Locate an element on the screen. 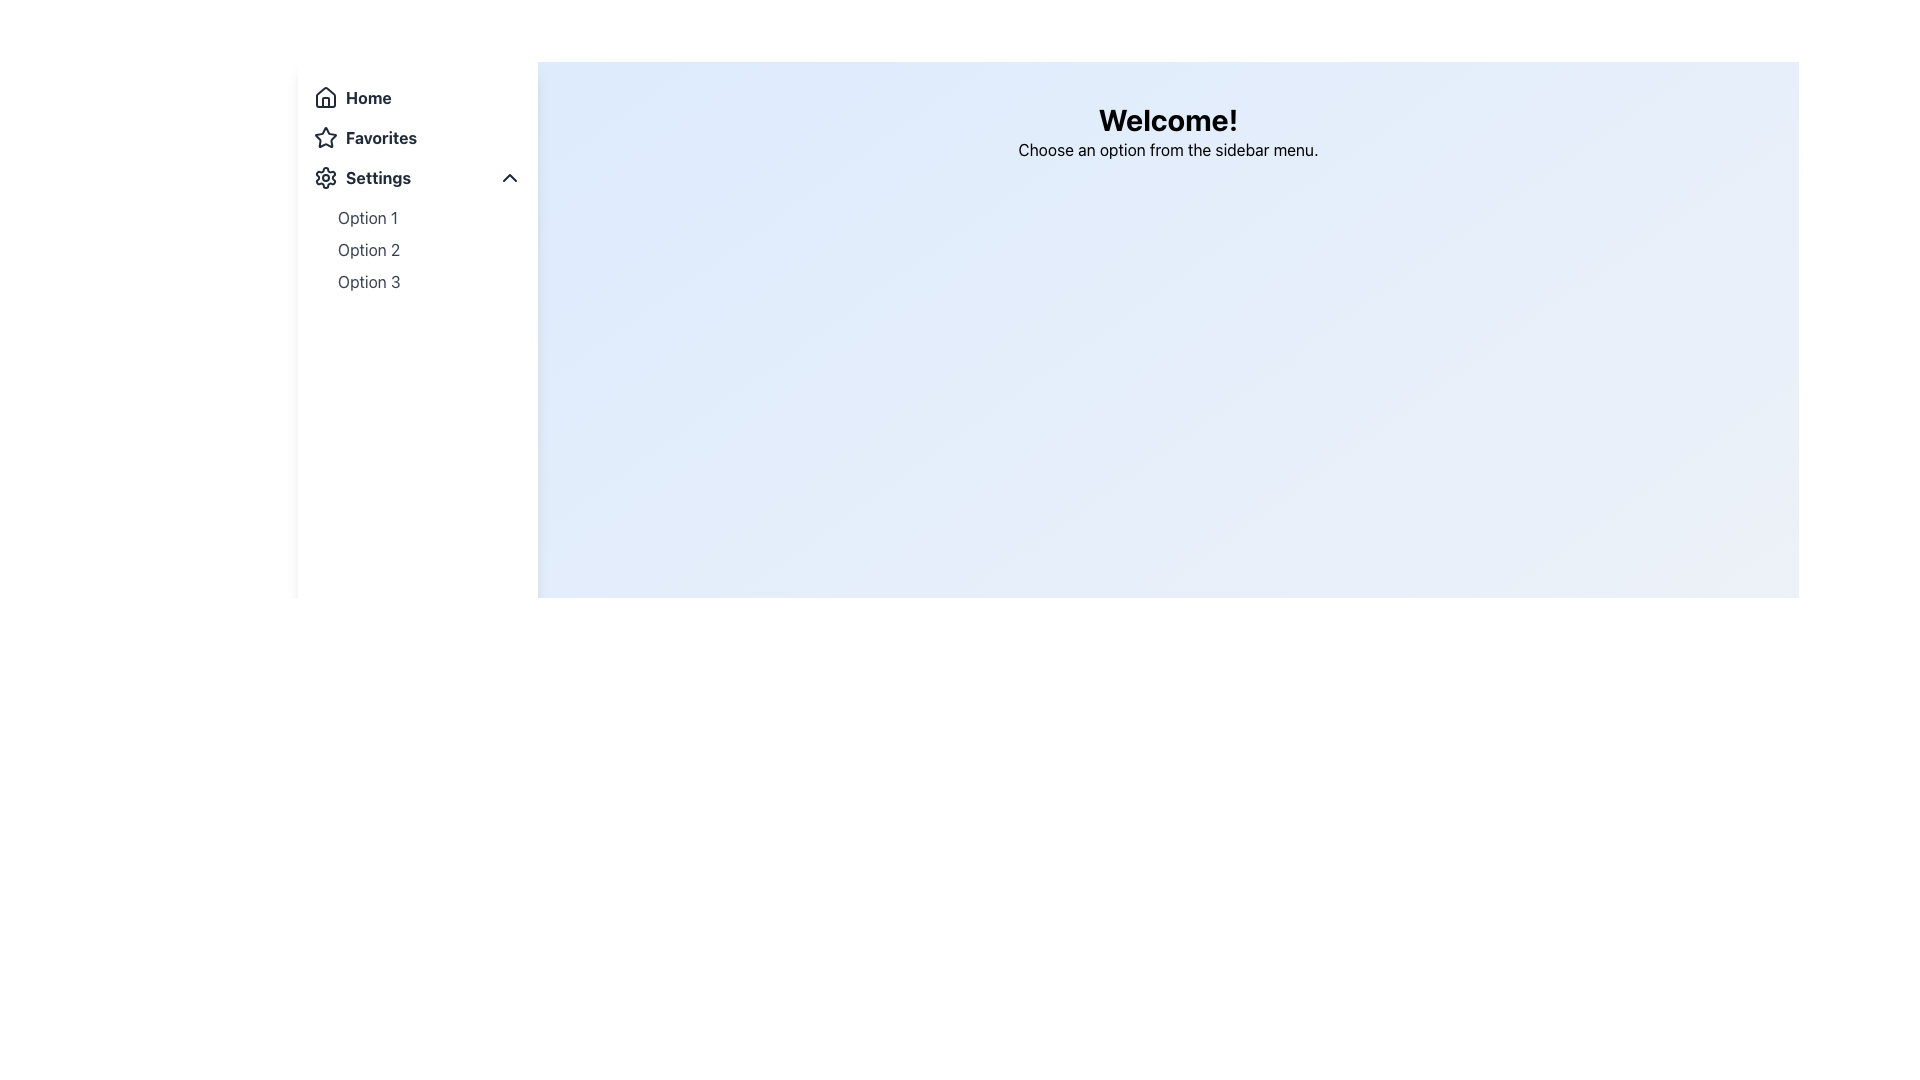 The width and height of the screenshot is (1920, 1080). the first selectable menu option labeled 'Option 1' in the Settings menu located in the left sidebar is located at coordinates (368, 218).